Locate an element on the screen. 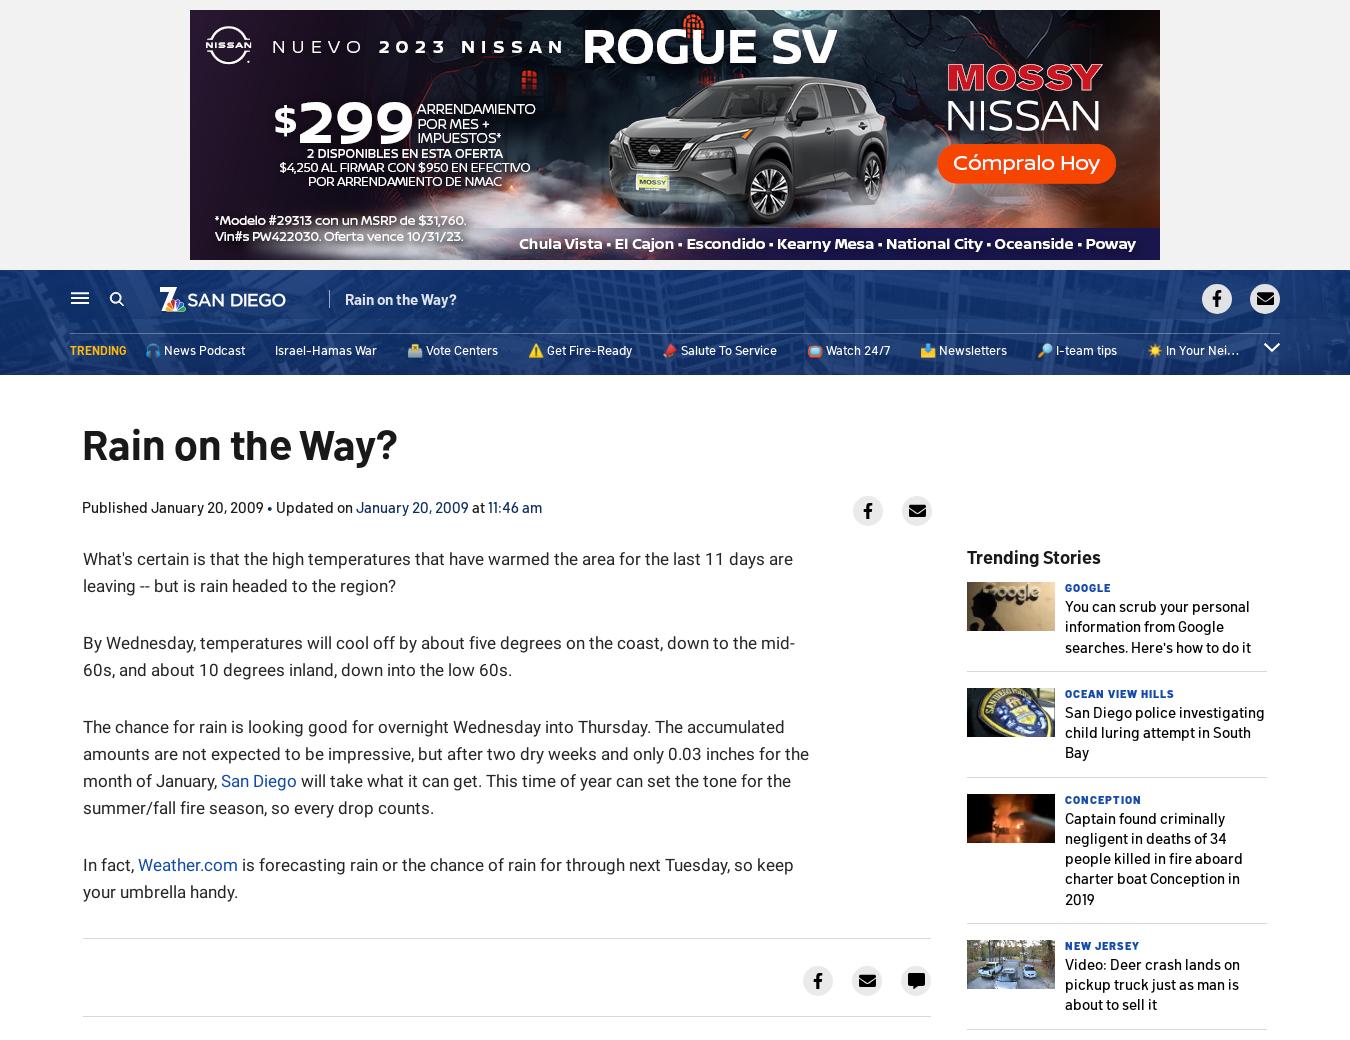 The height and width of the screenshot is (1040, 1350). '📺 Watch 24/7' is located at coordinates (848, 353).